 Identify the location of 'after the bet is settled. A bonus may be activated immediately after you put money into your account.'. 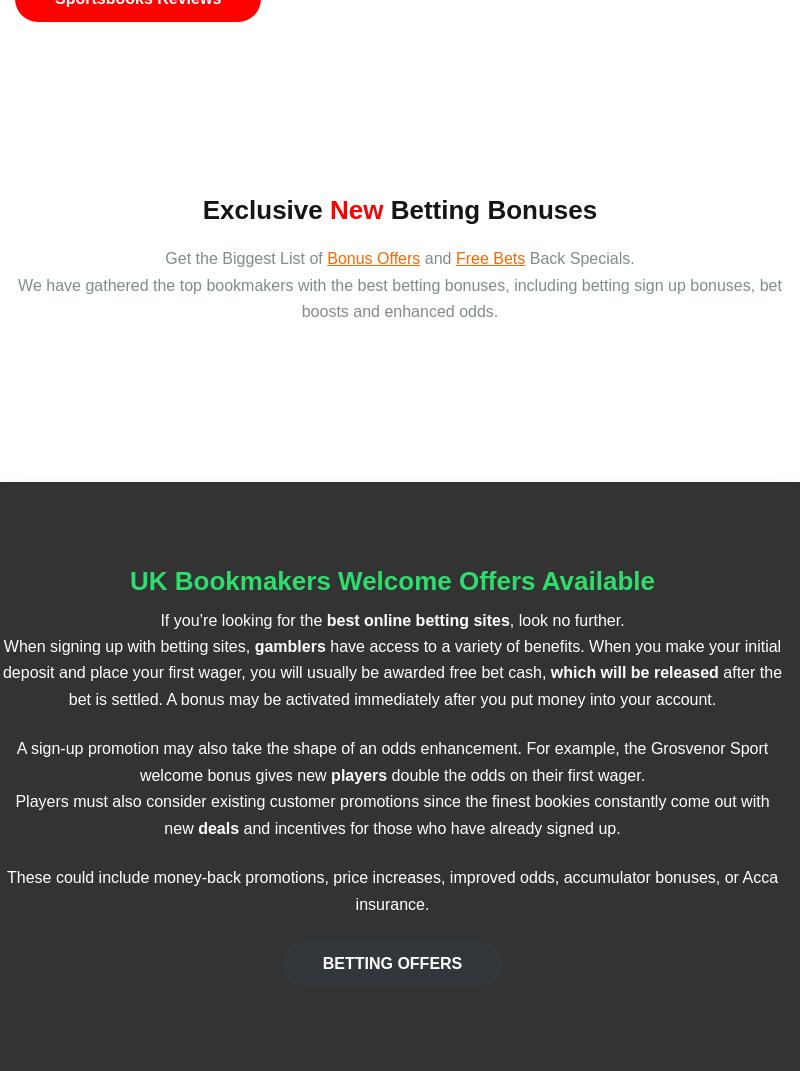
(424, 684).